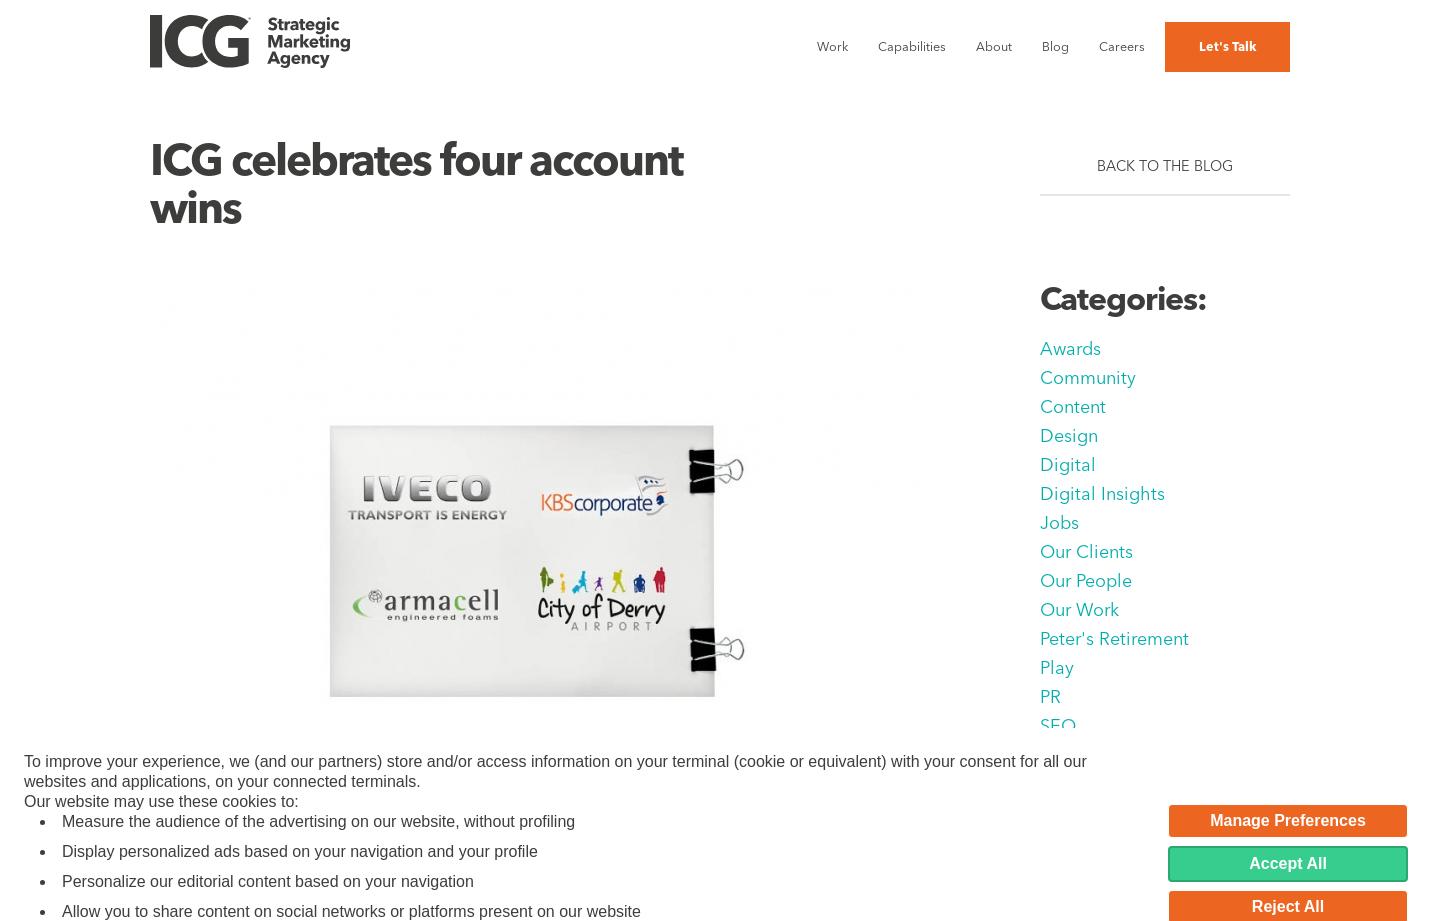 Image resolution: width=1440 pixels, height=921 pixels. Describe the element at coordinates (1055, 46) in the screenshot. I see `'Blog'` at that location.